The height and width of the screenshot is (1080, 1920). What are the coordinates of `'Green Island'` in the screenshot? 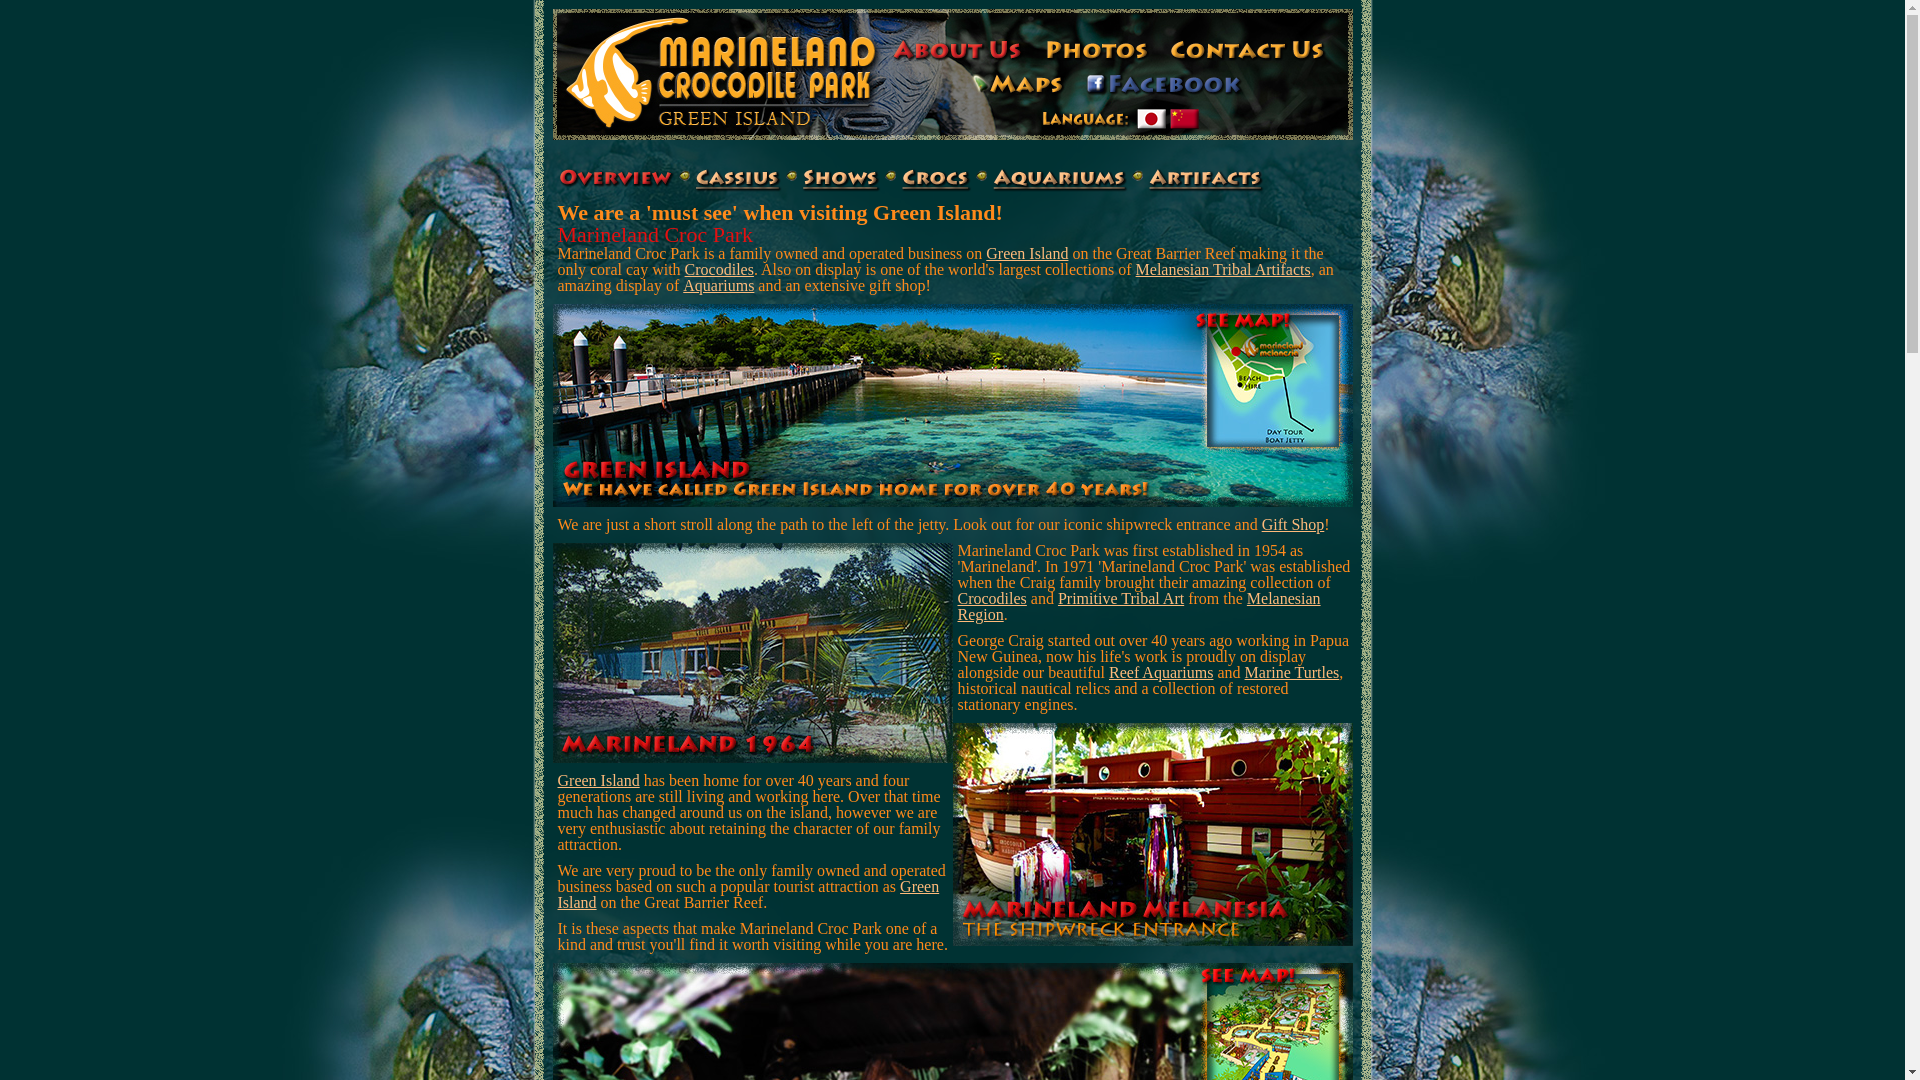 It's located at (598, 779).